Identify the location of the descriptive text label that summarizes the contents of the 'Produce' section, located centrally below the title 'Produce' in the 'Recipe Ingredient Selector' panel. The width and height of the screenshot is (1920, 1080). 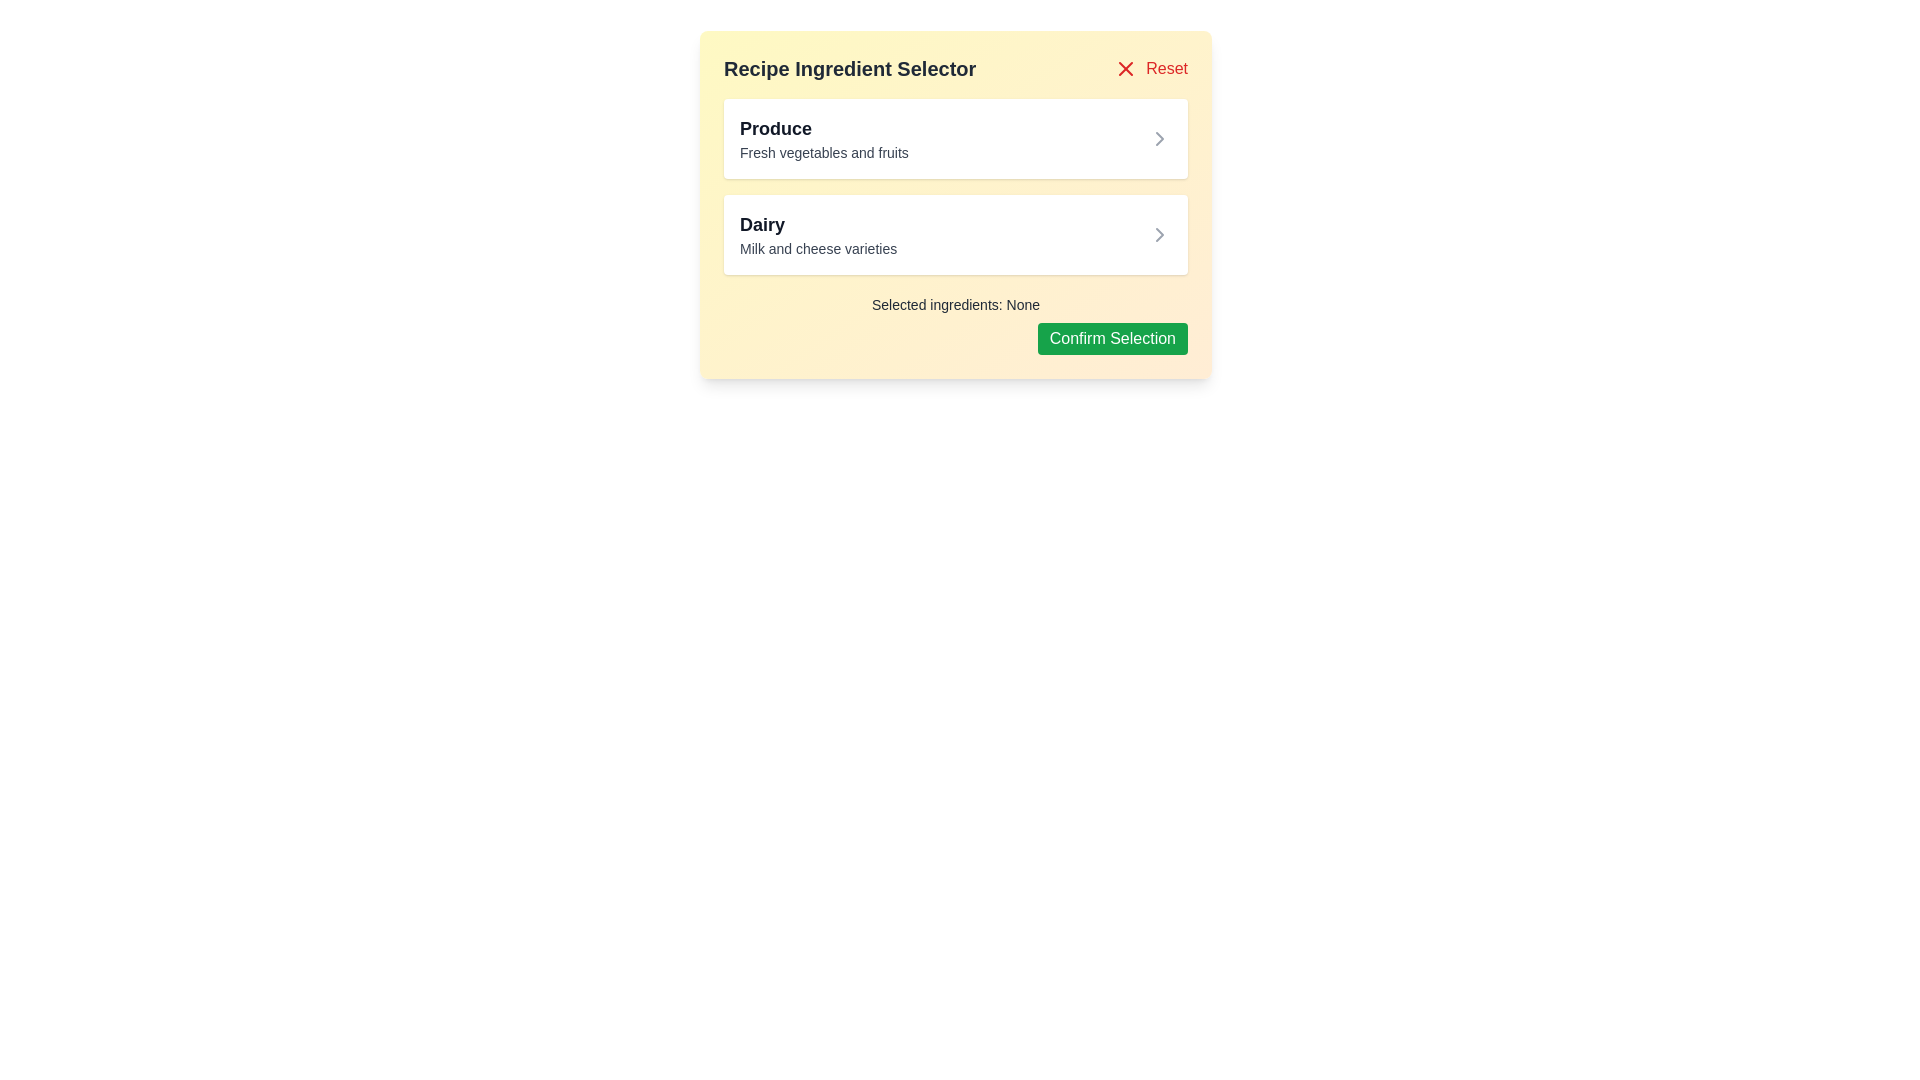
(824, 152).